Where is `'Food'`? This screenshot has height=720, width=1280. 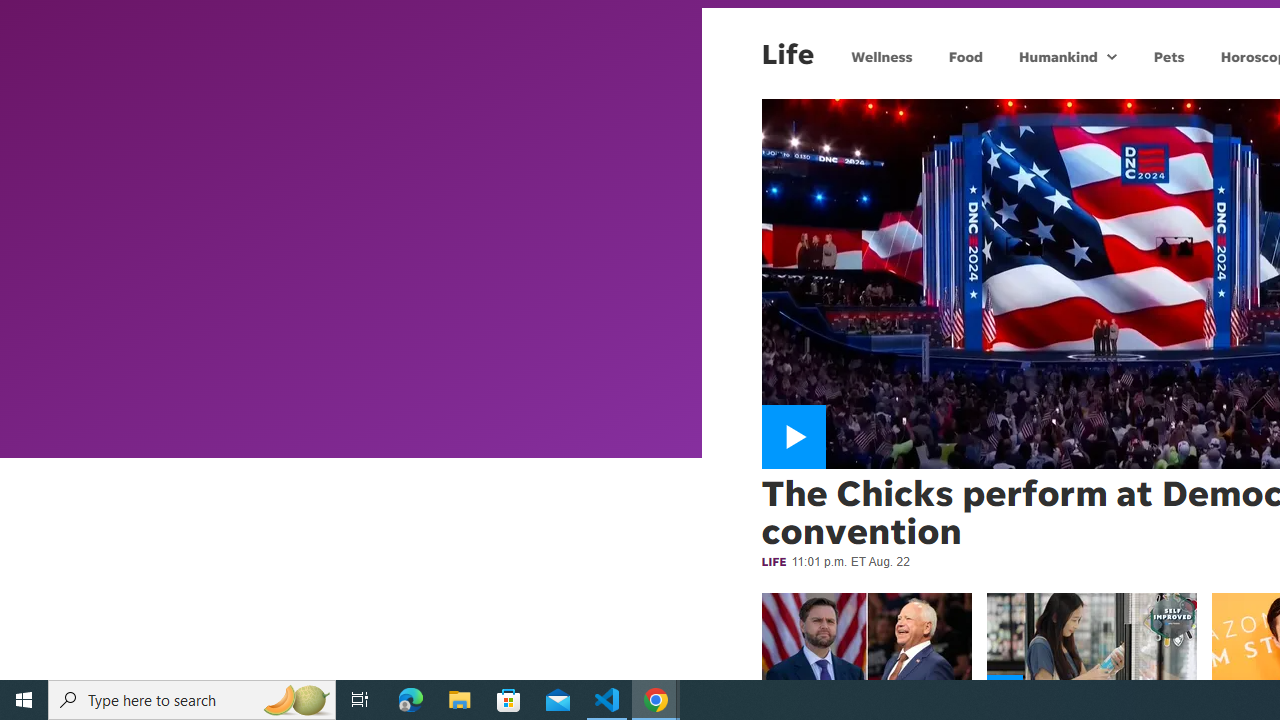
'Food' is located at coordinates (965, 55).